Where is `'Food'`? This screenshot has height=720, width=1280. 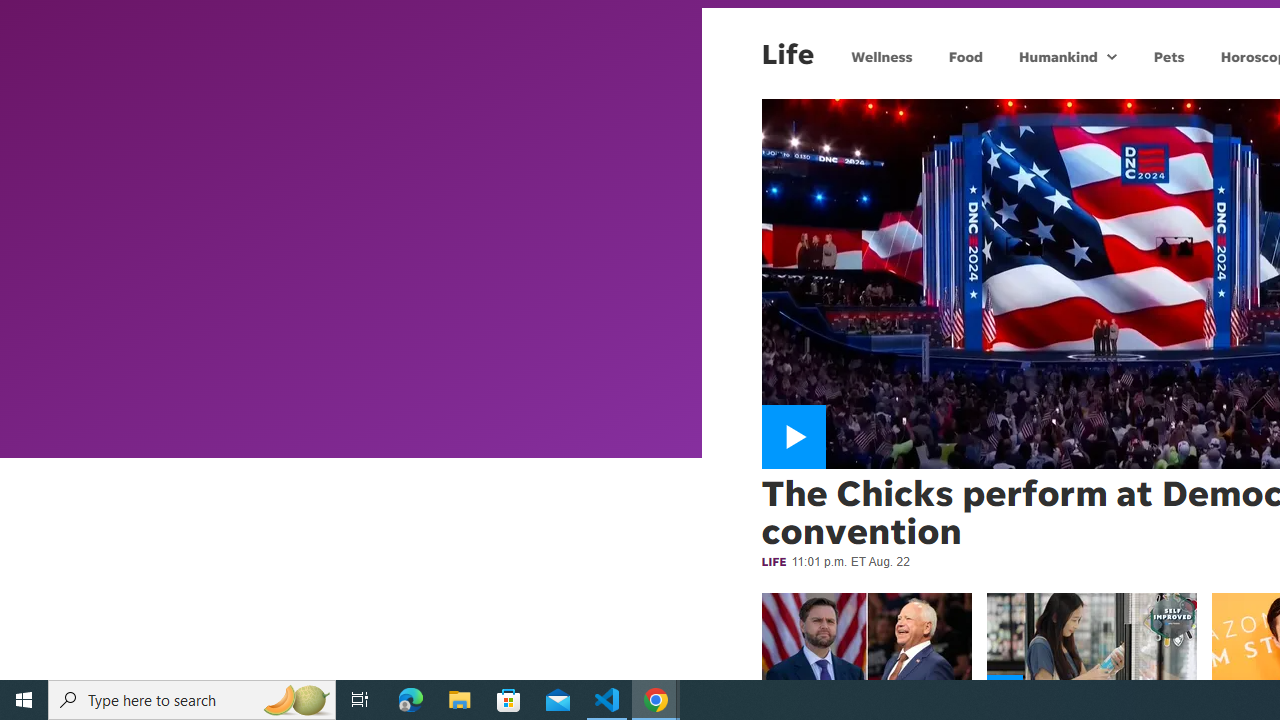
'Food' is located at coordinates (965, 55).